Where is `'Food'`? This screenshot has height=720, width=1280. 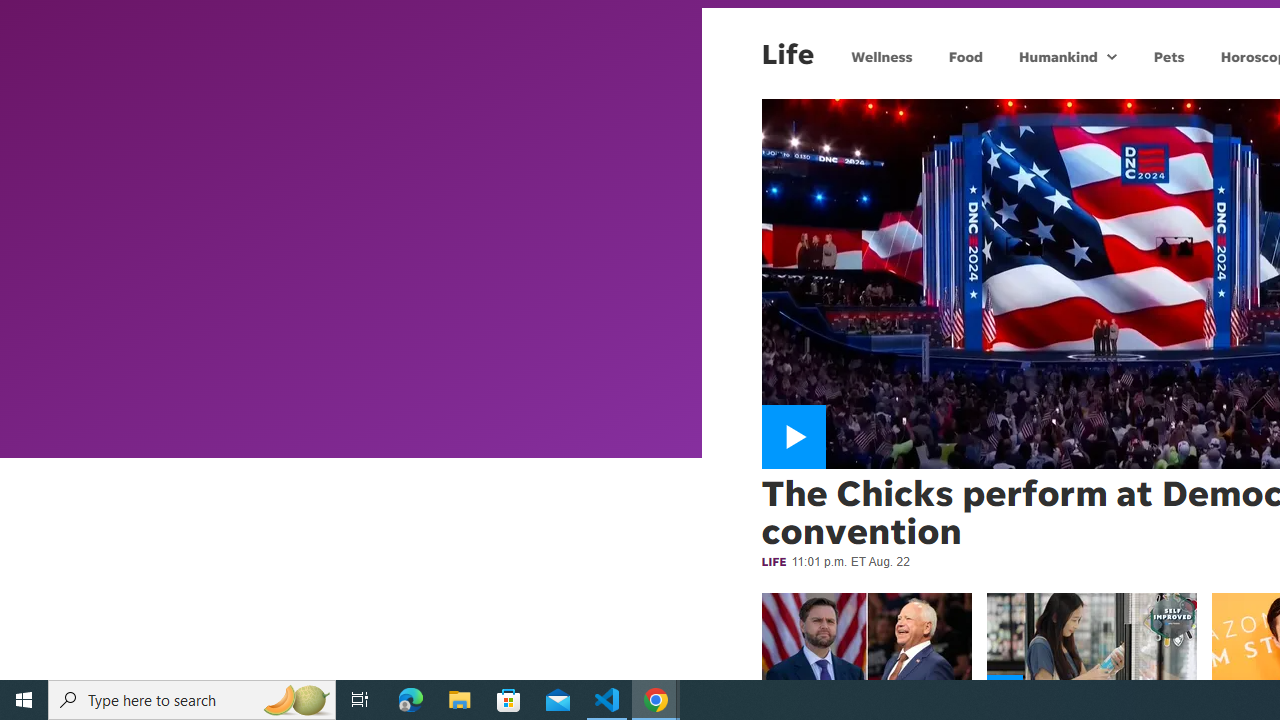
'Food' is located at coordinates (965, 55).